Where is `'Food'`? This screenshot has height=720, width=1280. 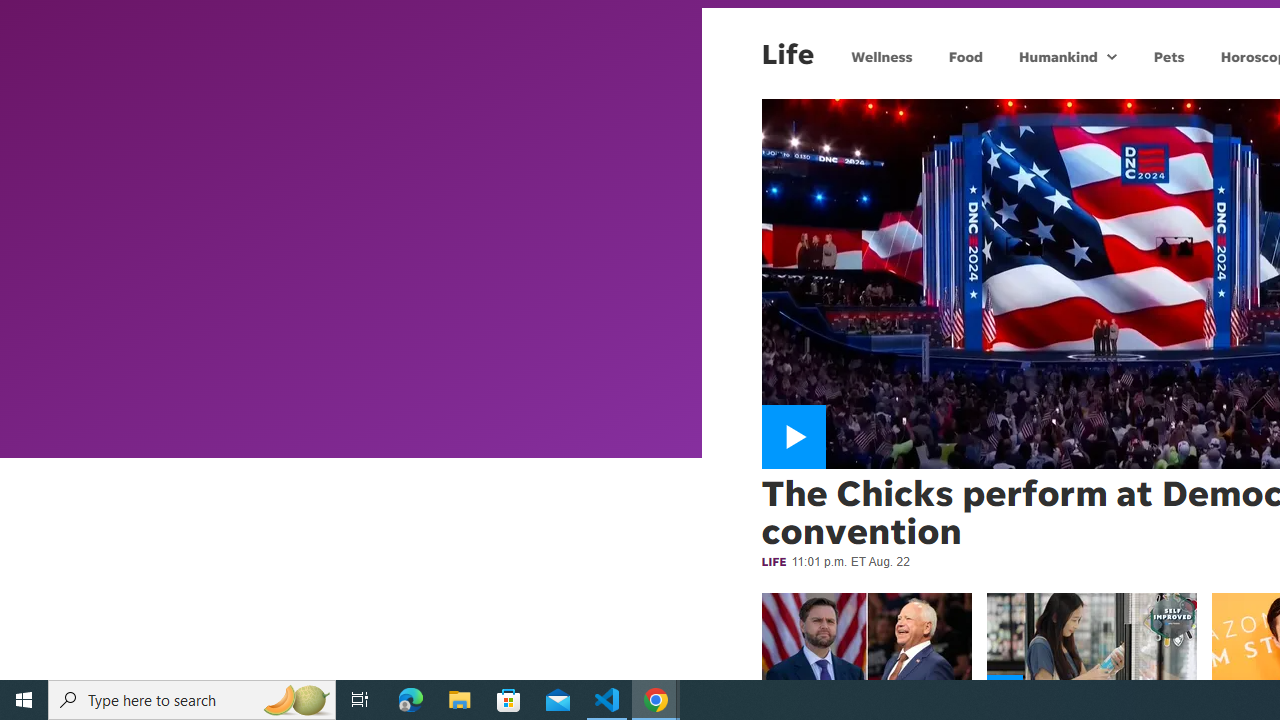
'Food' is located at coordinates (965, 55).